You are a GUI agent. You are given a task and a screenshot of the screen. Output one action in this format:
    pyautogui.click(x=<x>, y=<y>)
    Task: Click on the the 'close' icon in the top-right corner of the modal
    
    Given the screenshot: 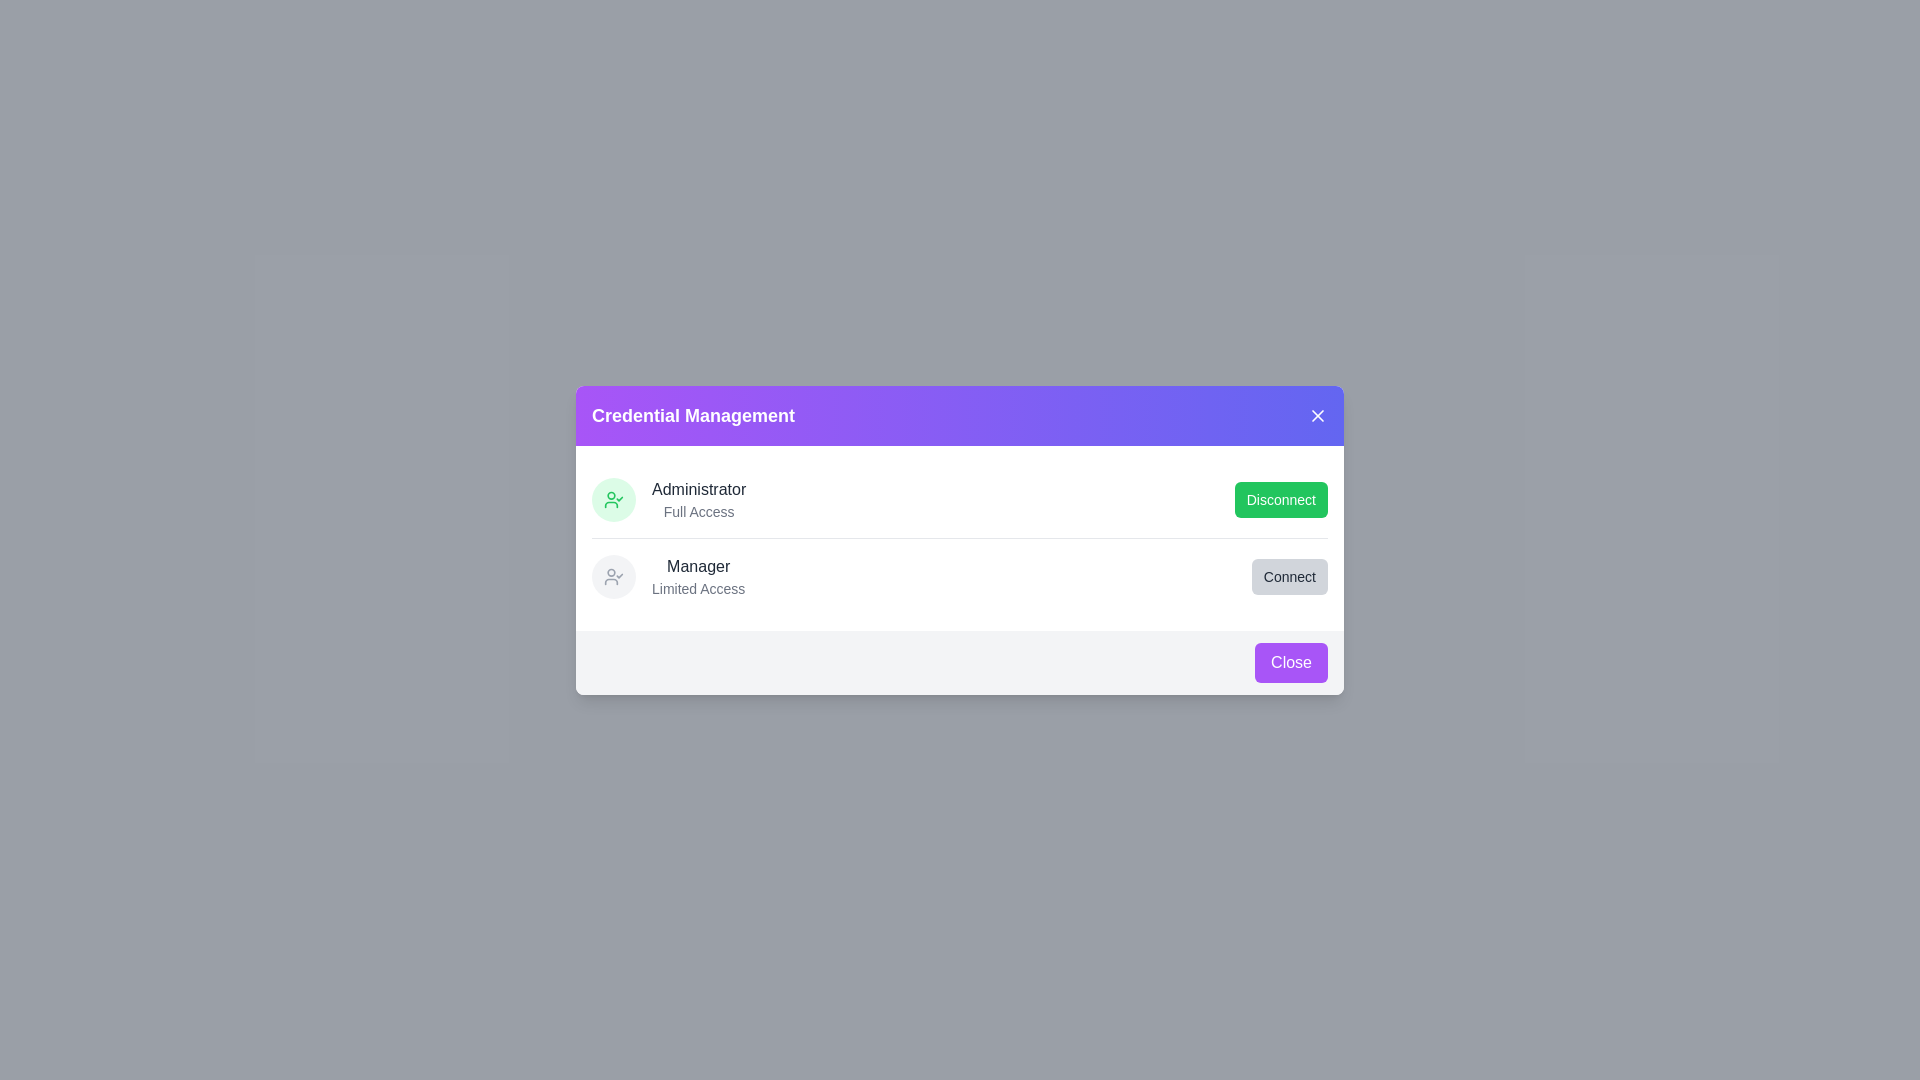 What is the action you would take?
    pyautogui.click(x=1318, y=414)
    